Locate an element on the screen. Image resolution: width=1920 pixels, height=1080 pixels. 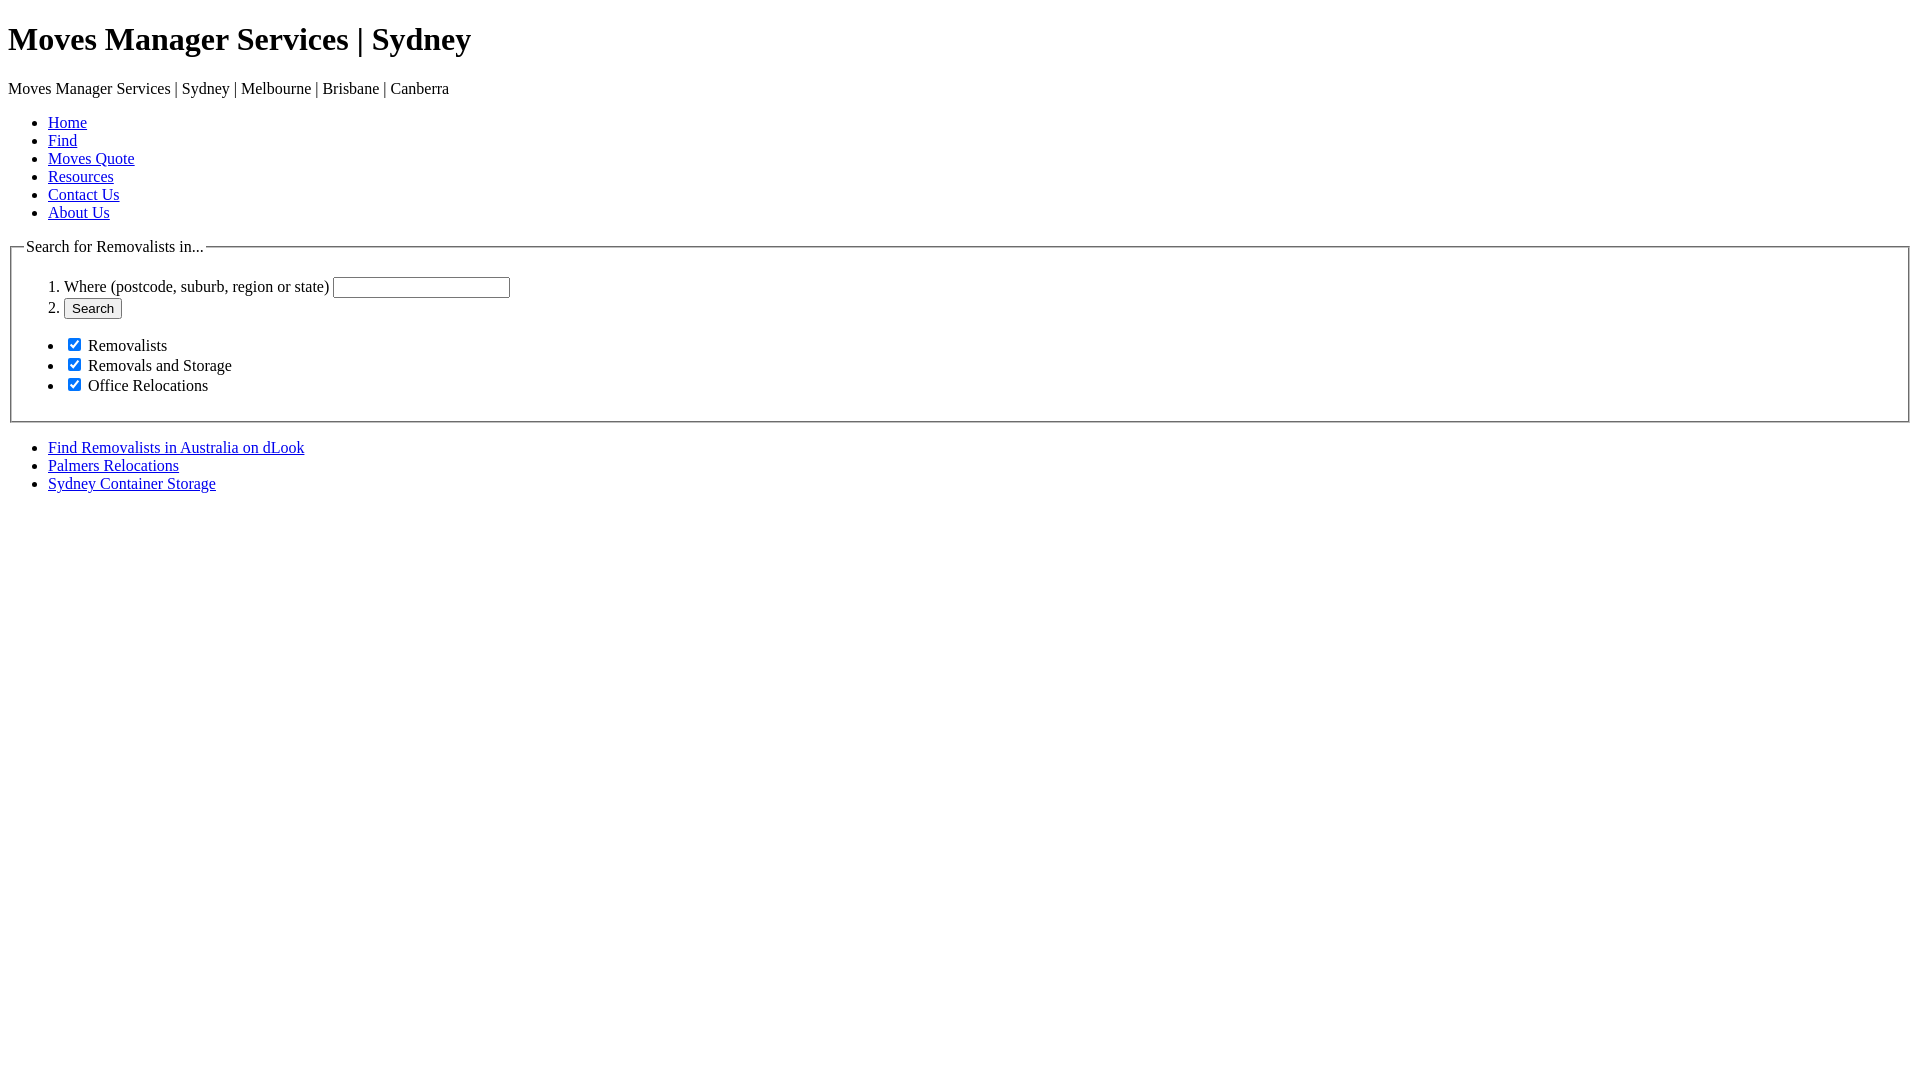
'Resources' is located at coordinates (80, 175).